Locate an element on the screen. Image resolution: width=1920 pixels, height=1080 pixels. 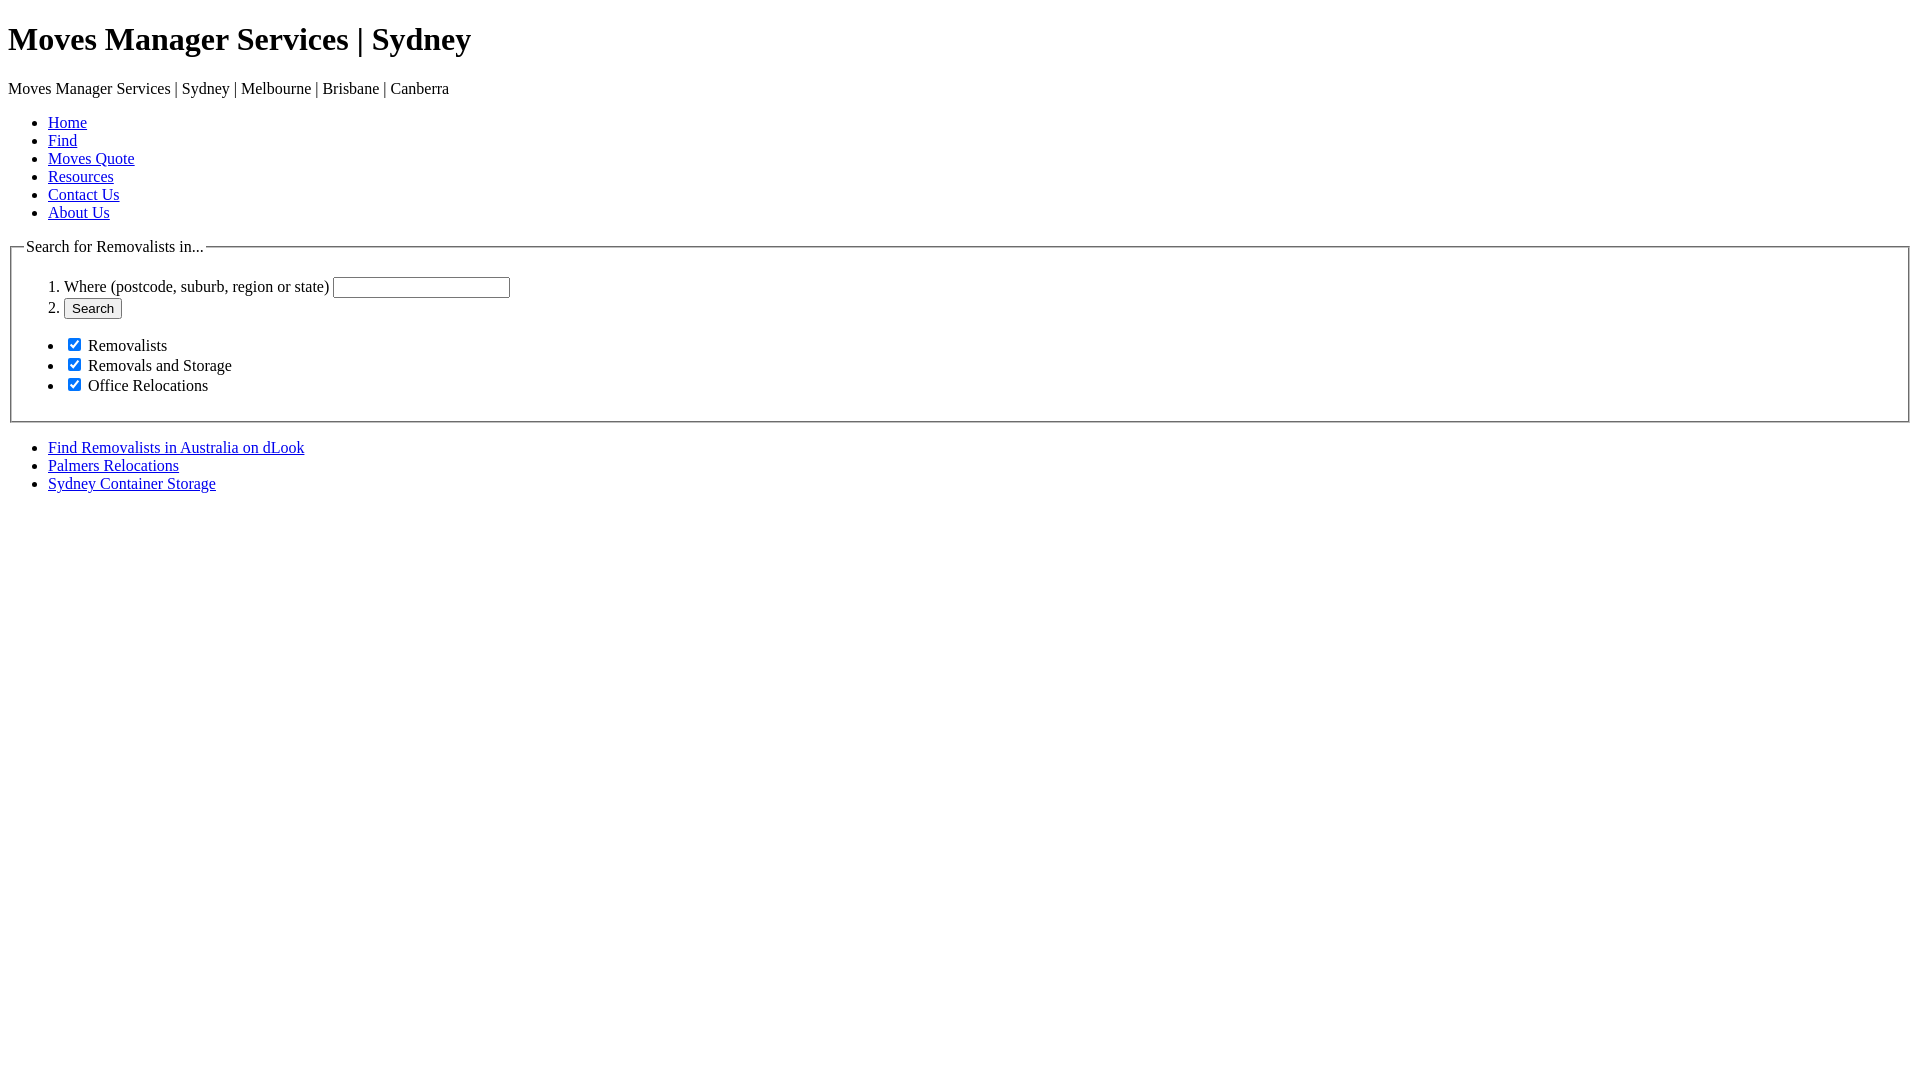
'Resources' is located at coordinates (80, 175).